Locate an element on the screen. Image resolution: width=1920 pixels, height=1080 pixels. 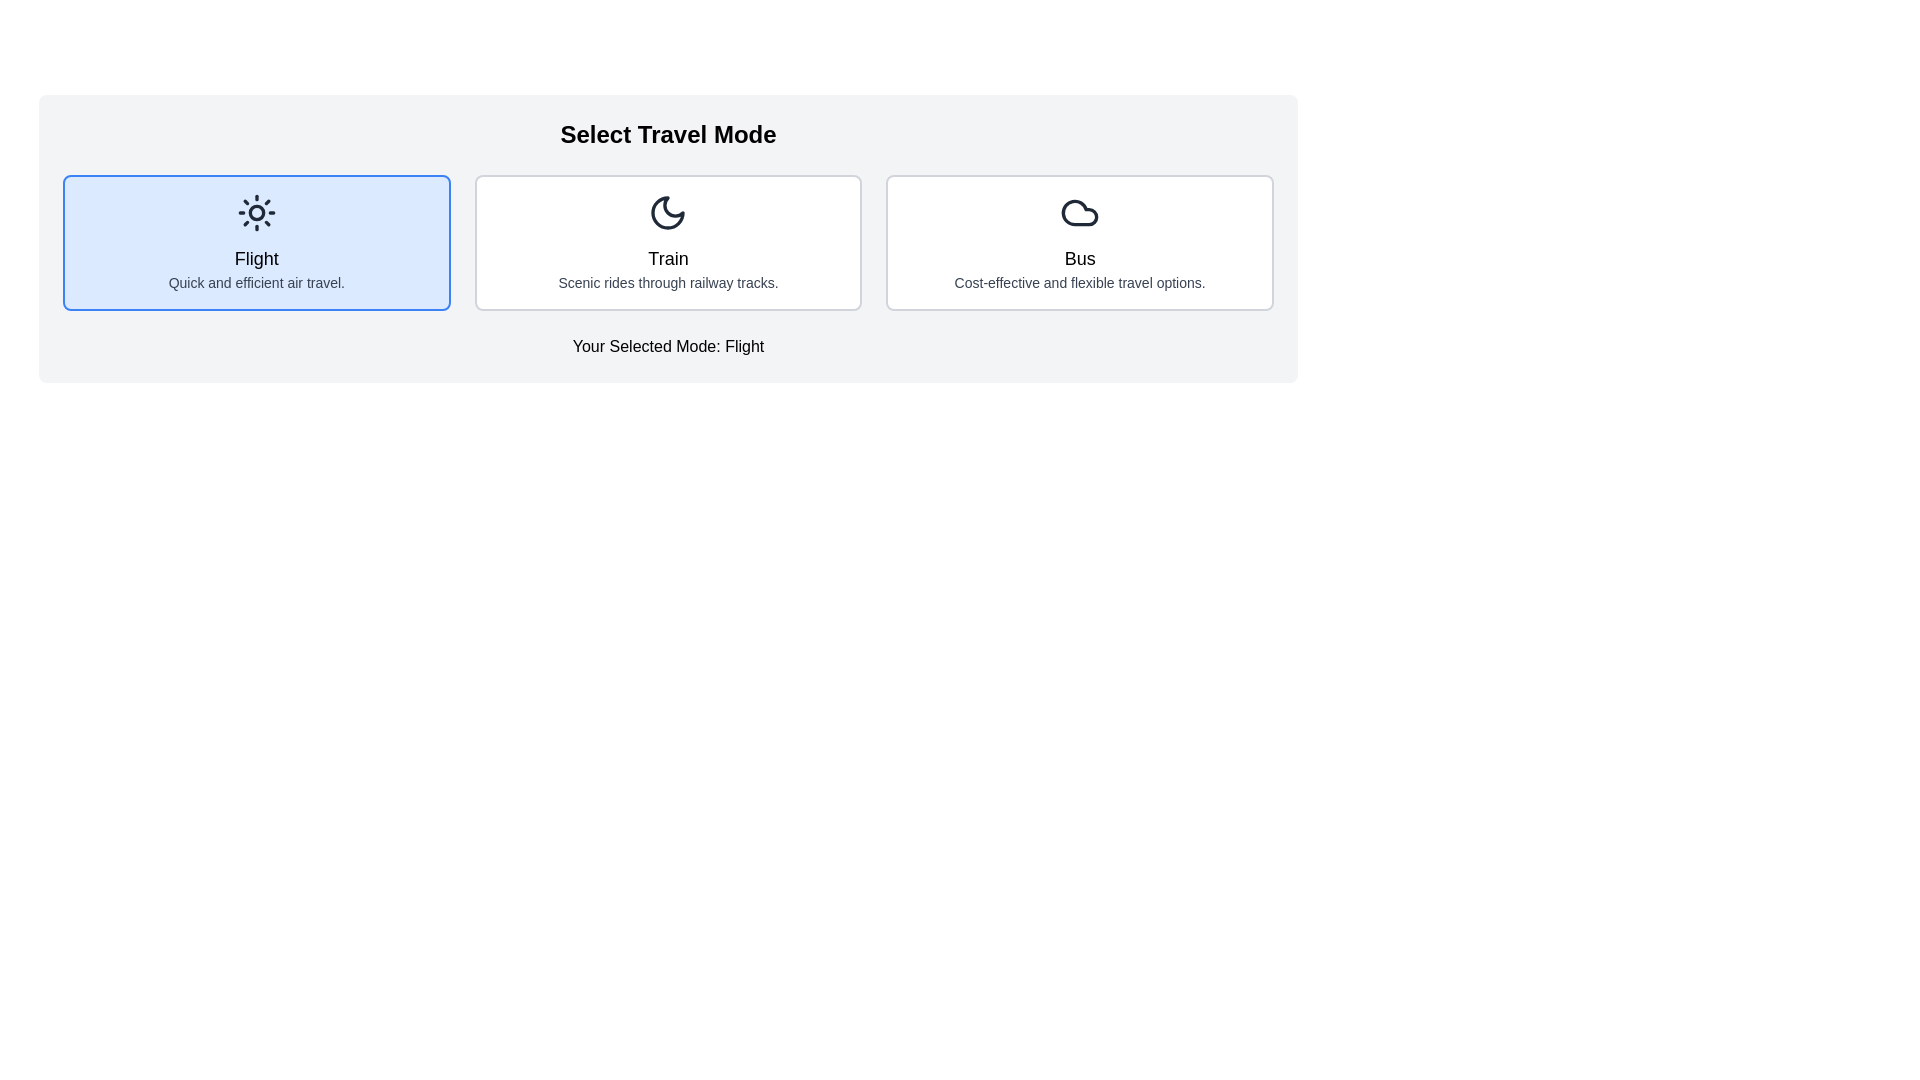
the label element that indicates the user's selected travel mode, located immediately to the left of the 'Flight' option indicator is located at coordinates (646, 345).